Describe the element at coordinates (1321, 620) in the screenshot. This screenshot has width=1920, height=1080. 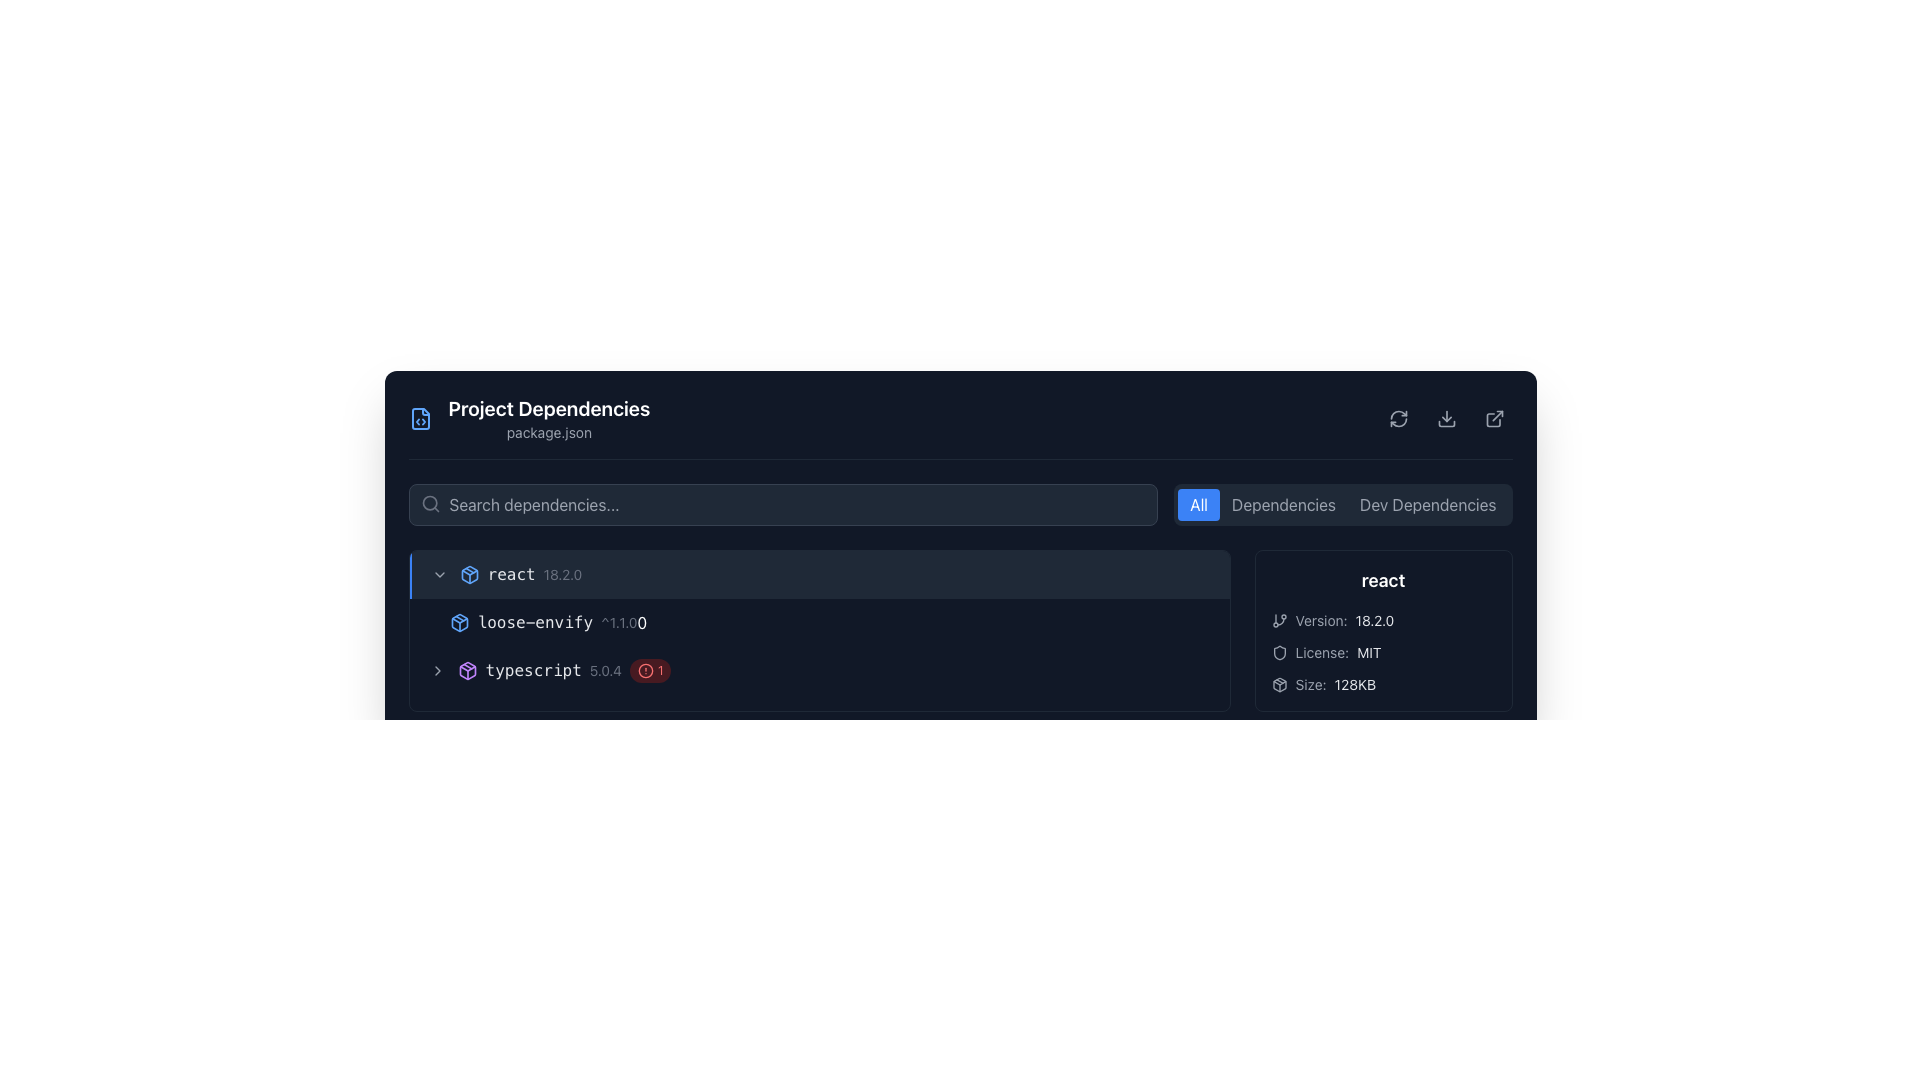
I see `the content of the Text label indicating the version of the listed dependency, positioned to the left of the text '18.2.0' under the 'react' header in the lower-right corner of the interface` at that location.